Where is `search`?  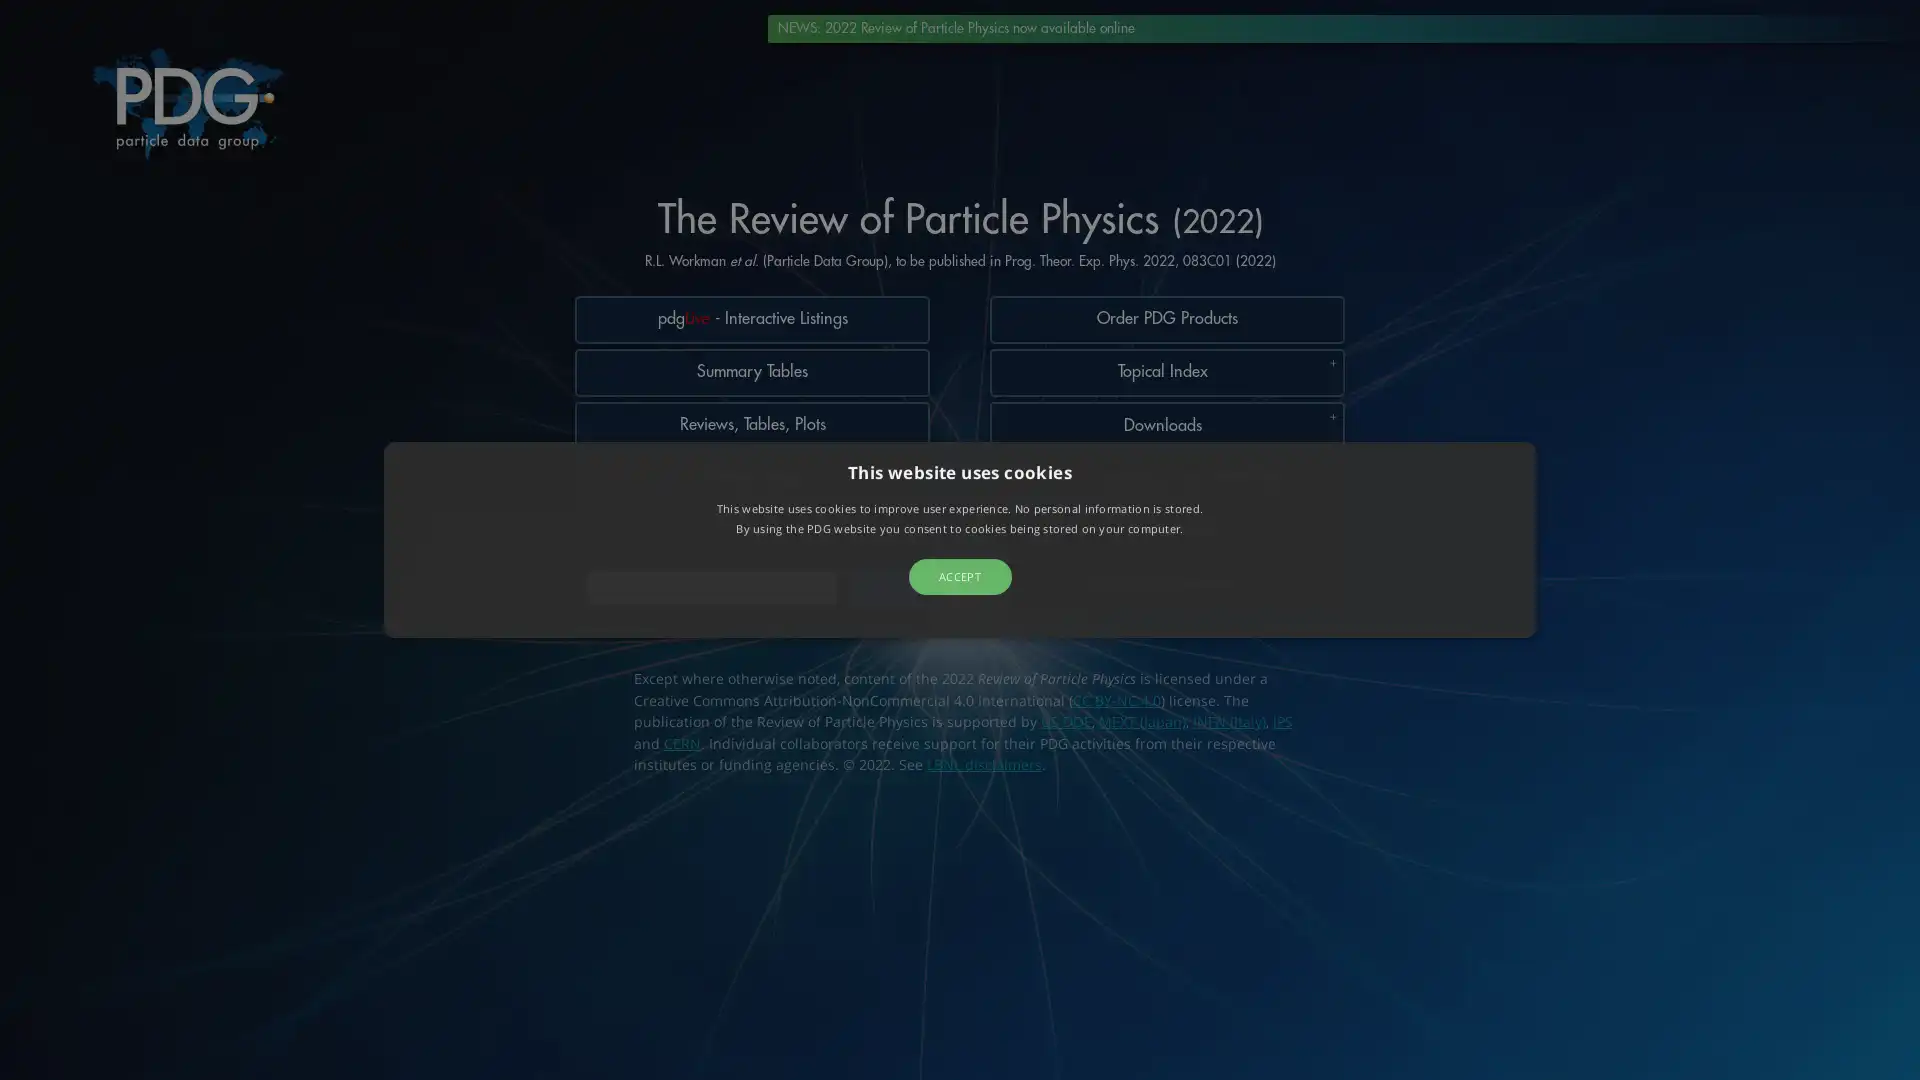
search is located at coordinates (883, 605).